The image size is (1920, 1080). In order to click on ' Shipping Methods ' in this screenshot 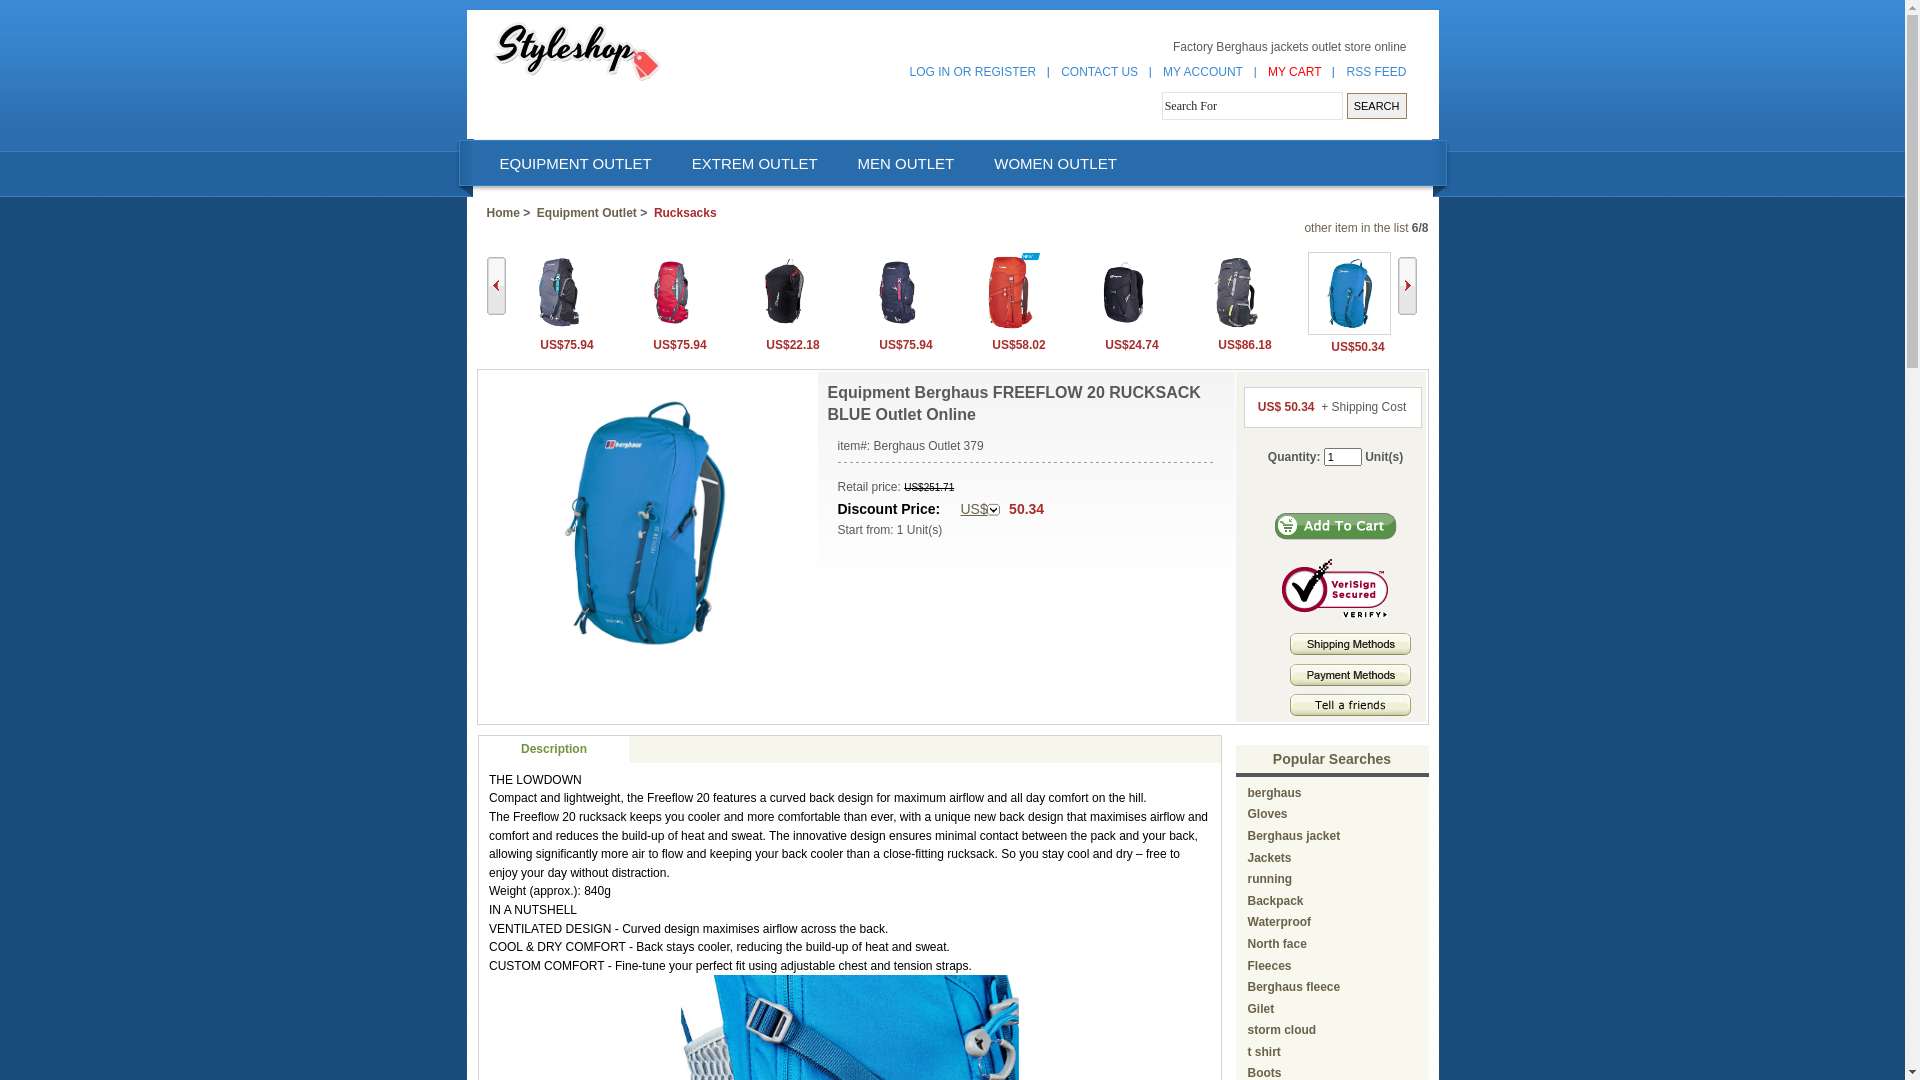, I will do `click(1350, 644)`.